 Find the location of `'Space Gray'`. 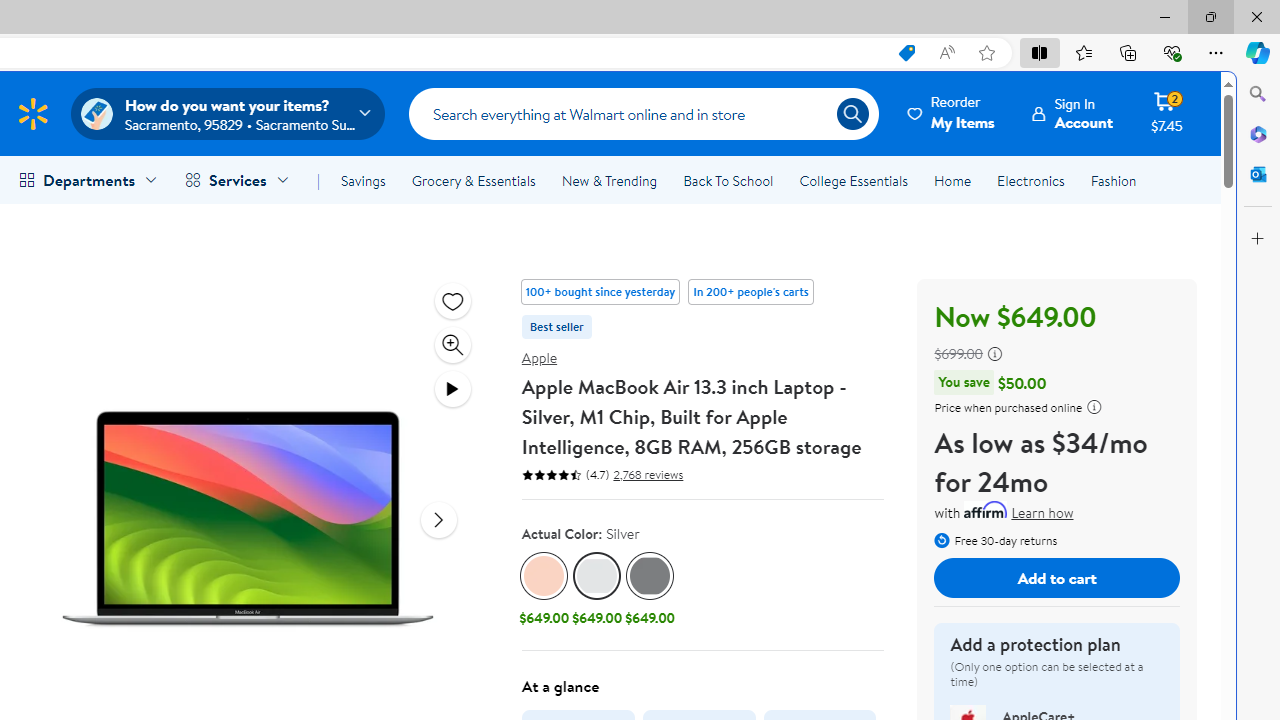

'Space Gray' is located at coordinates (650, 576).